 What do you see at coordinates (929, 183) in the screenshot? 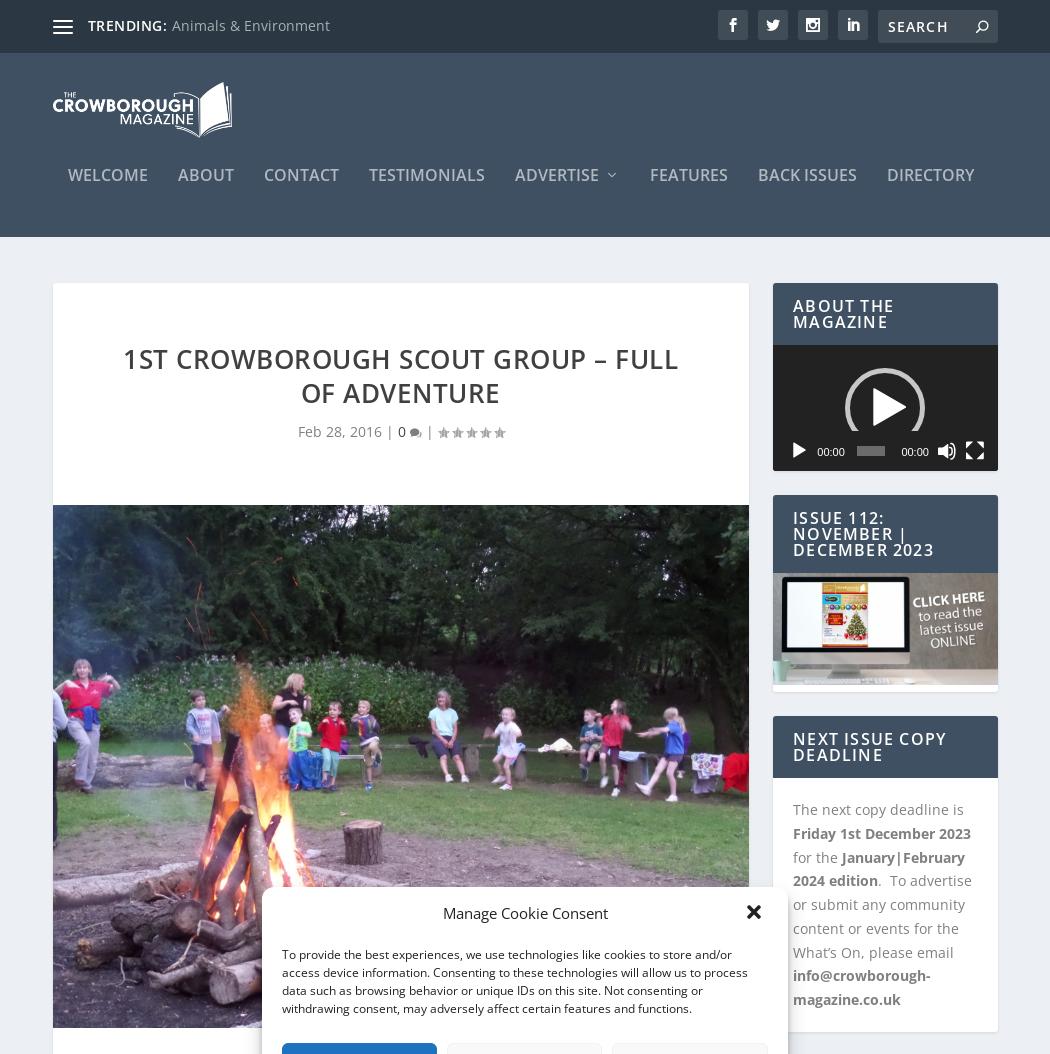
I see `'Directory'` at bounding box center [929, 183].